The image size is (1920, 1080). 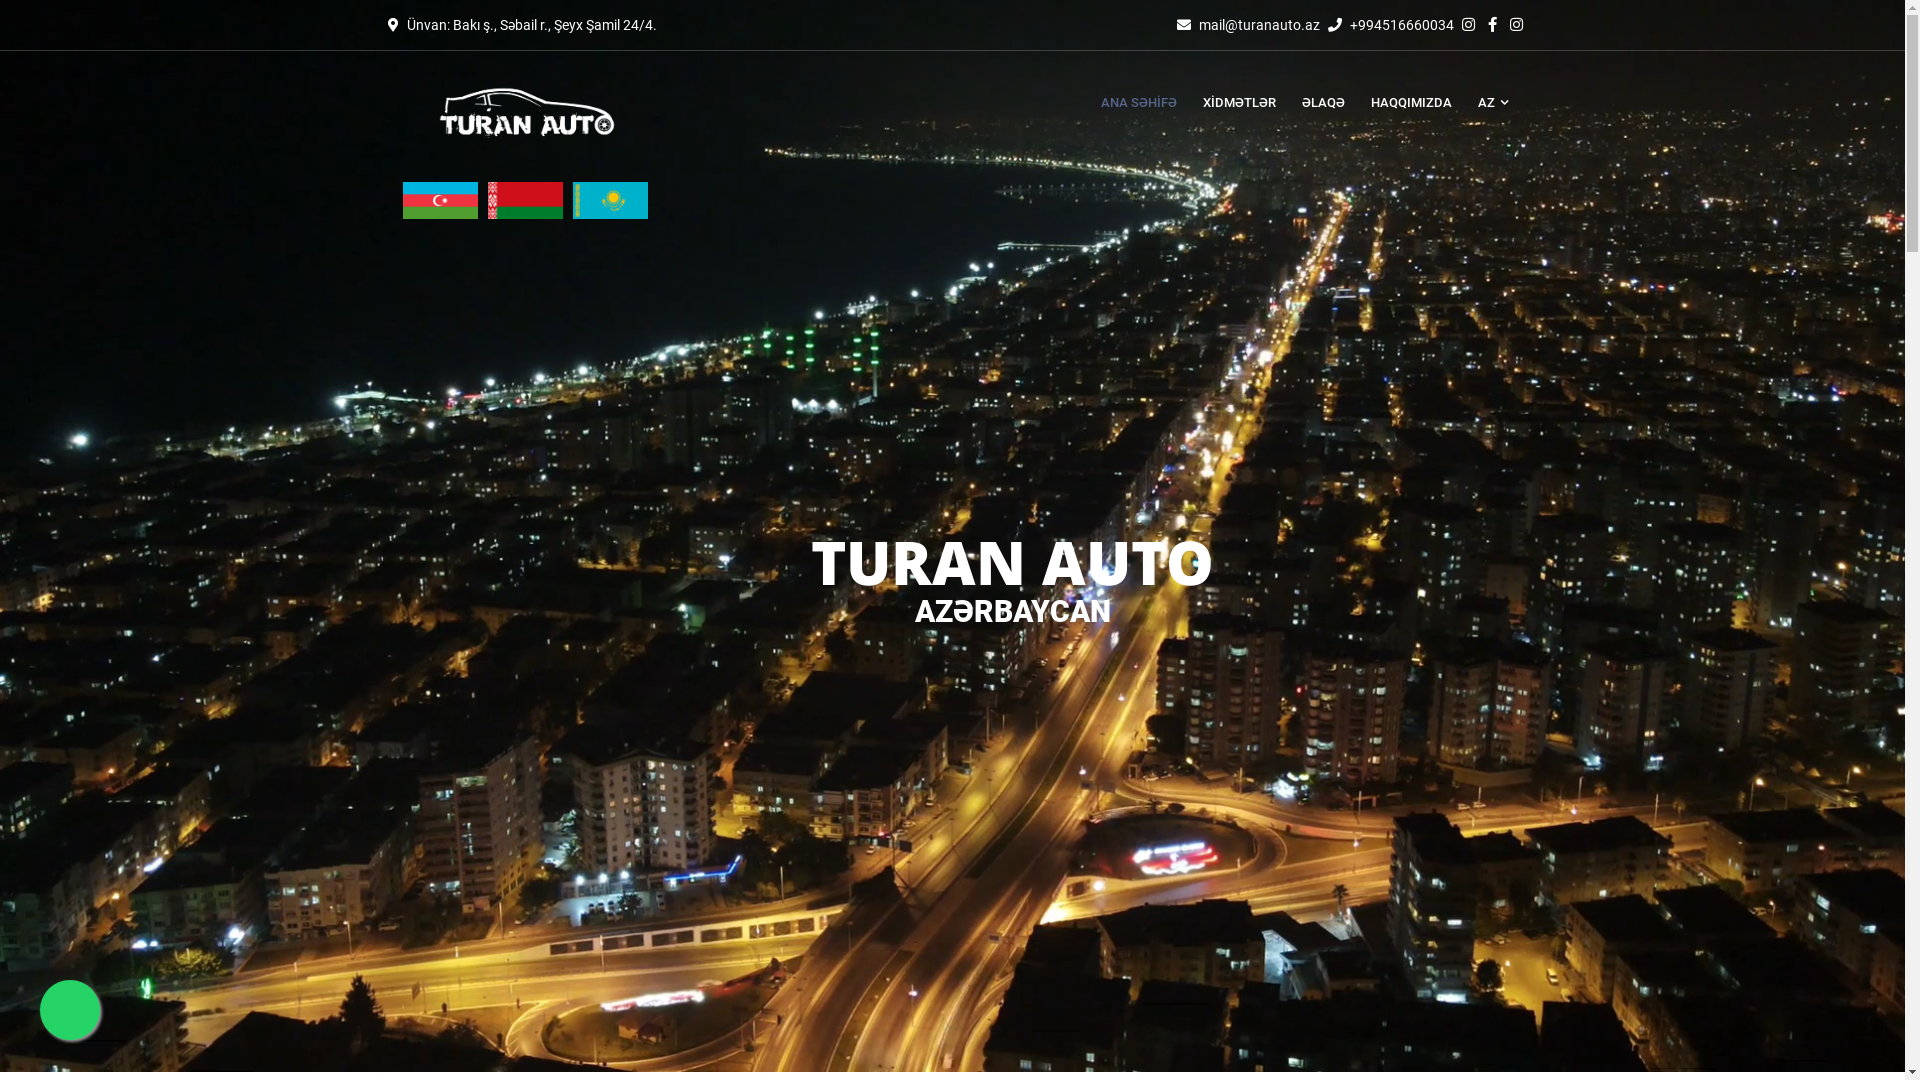 What do you see at coordinates (1410, 103) in the screenshot?
I see `'HAQQIMIZDA'` at bounding box center [1410, 103].